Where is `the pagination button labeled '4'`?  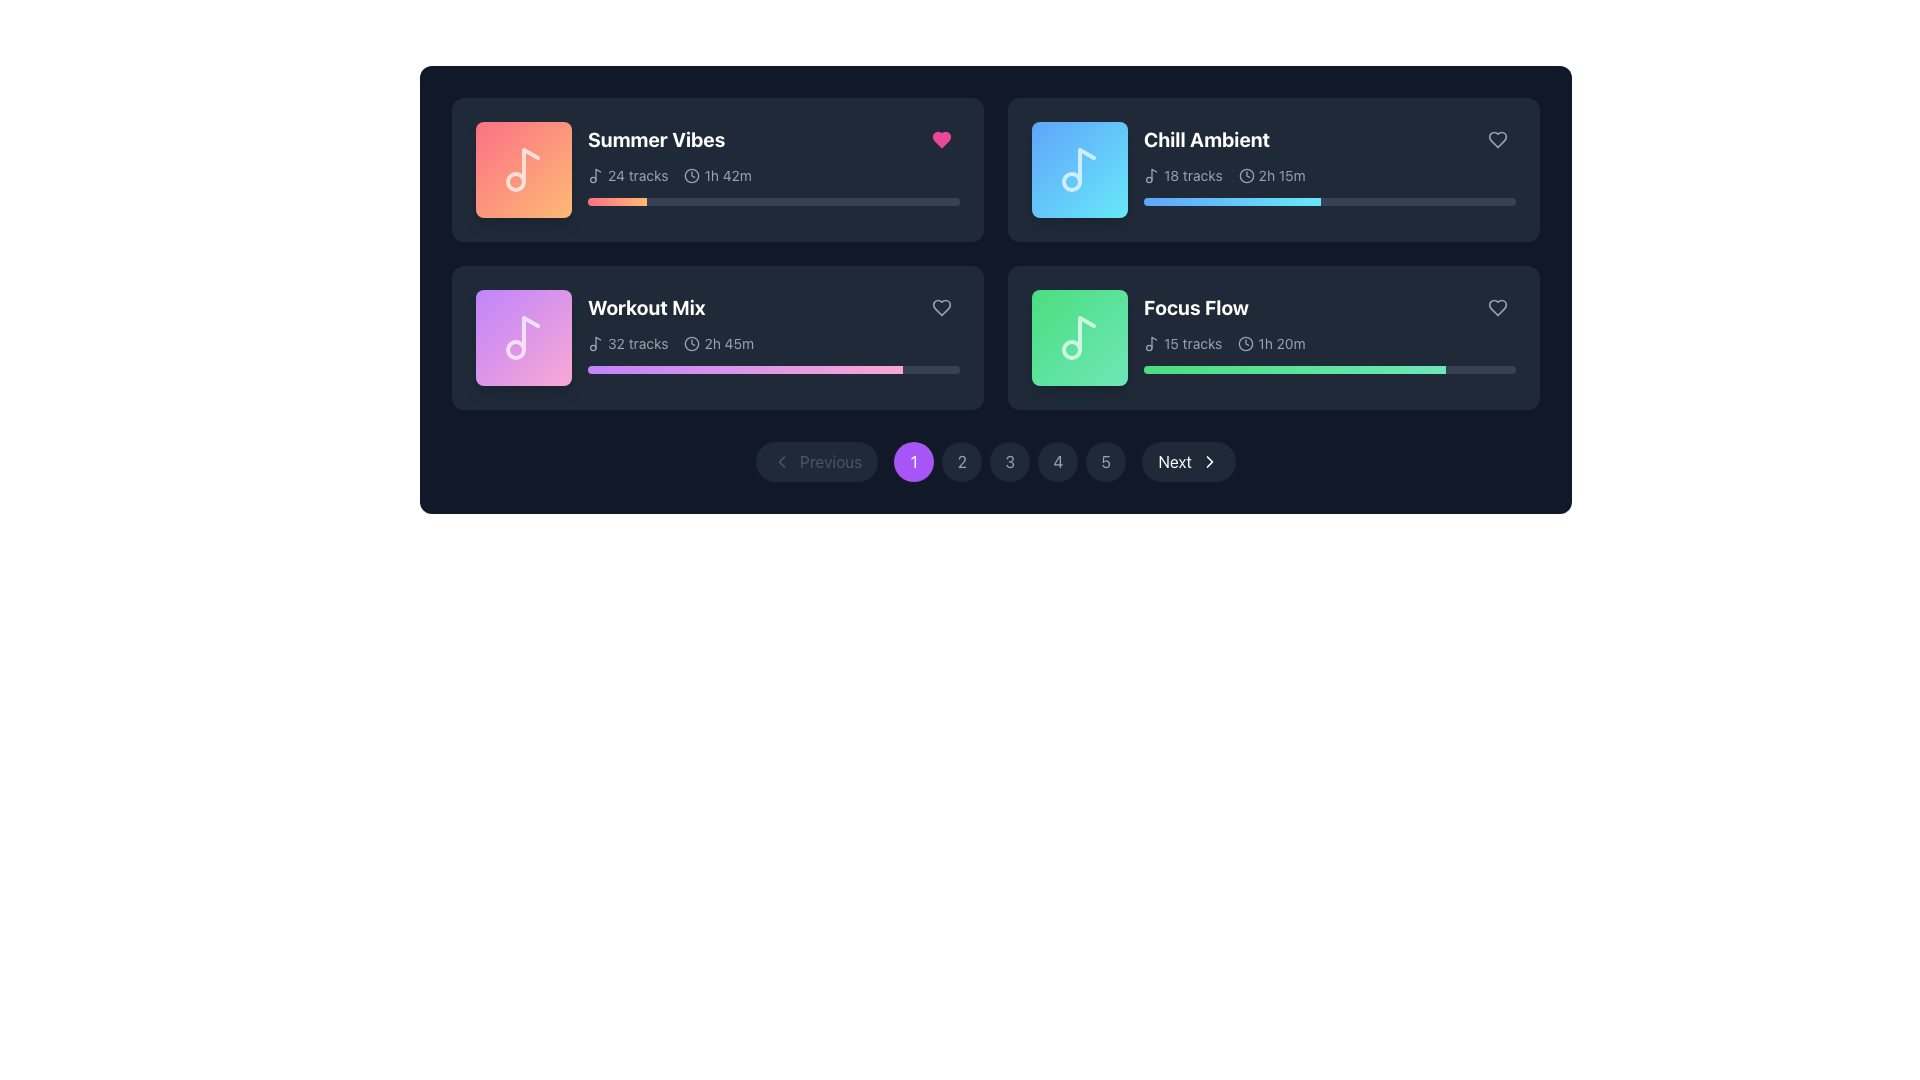 the pagination button labeled '4' is located at coordinates (1057, 462).